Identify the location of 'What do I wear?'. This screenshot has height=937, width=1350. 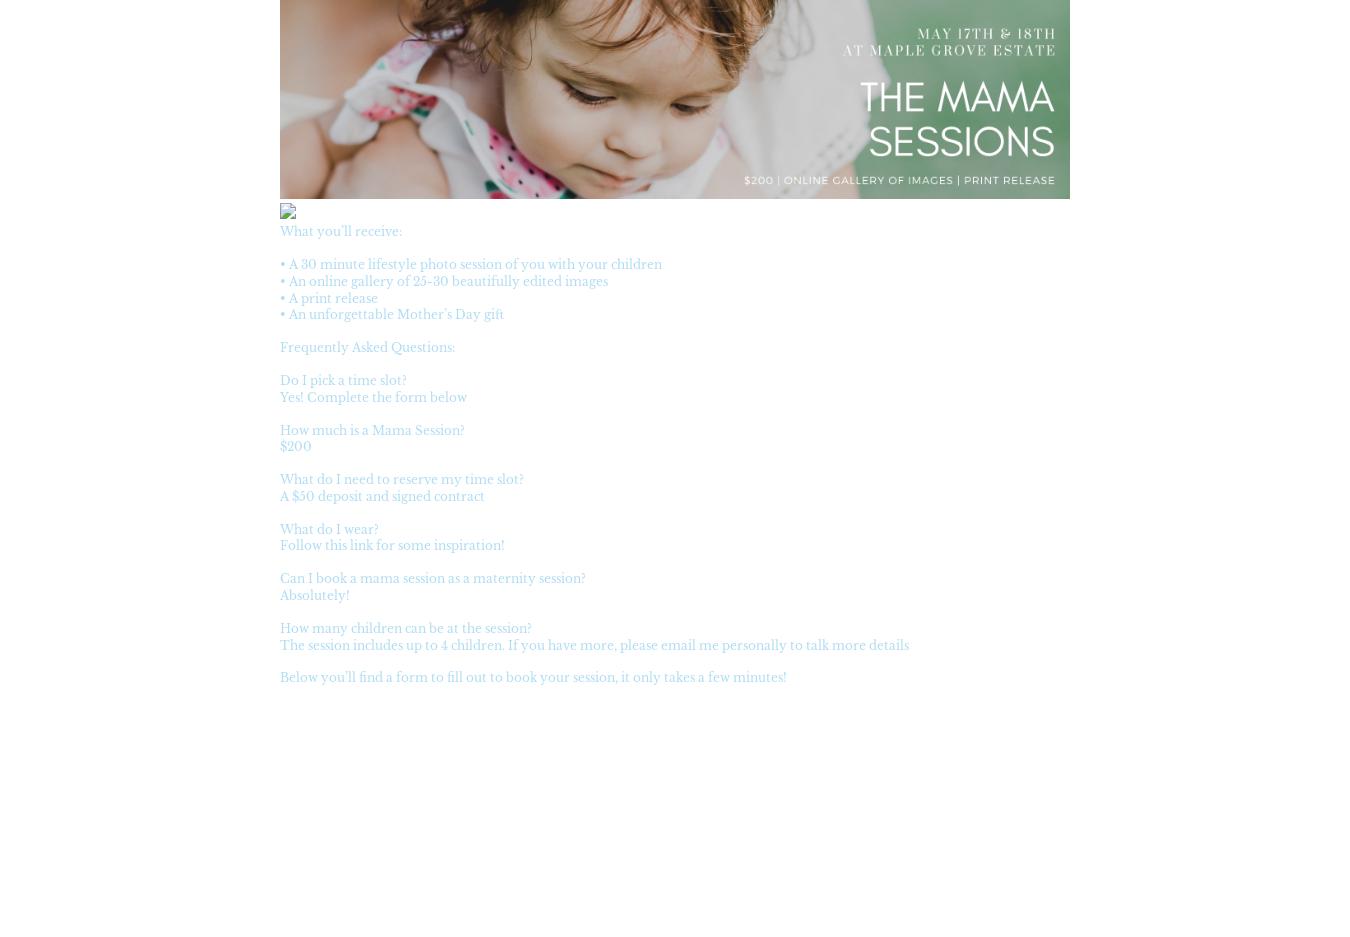
(328, 527).